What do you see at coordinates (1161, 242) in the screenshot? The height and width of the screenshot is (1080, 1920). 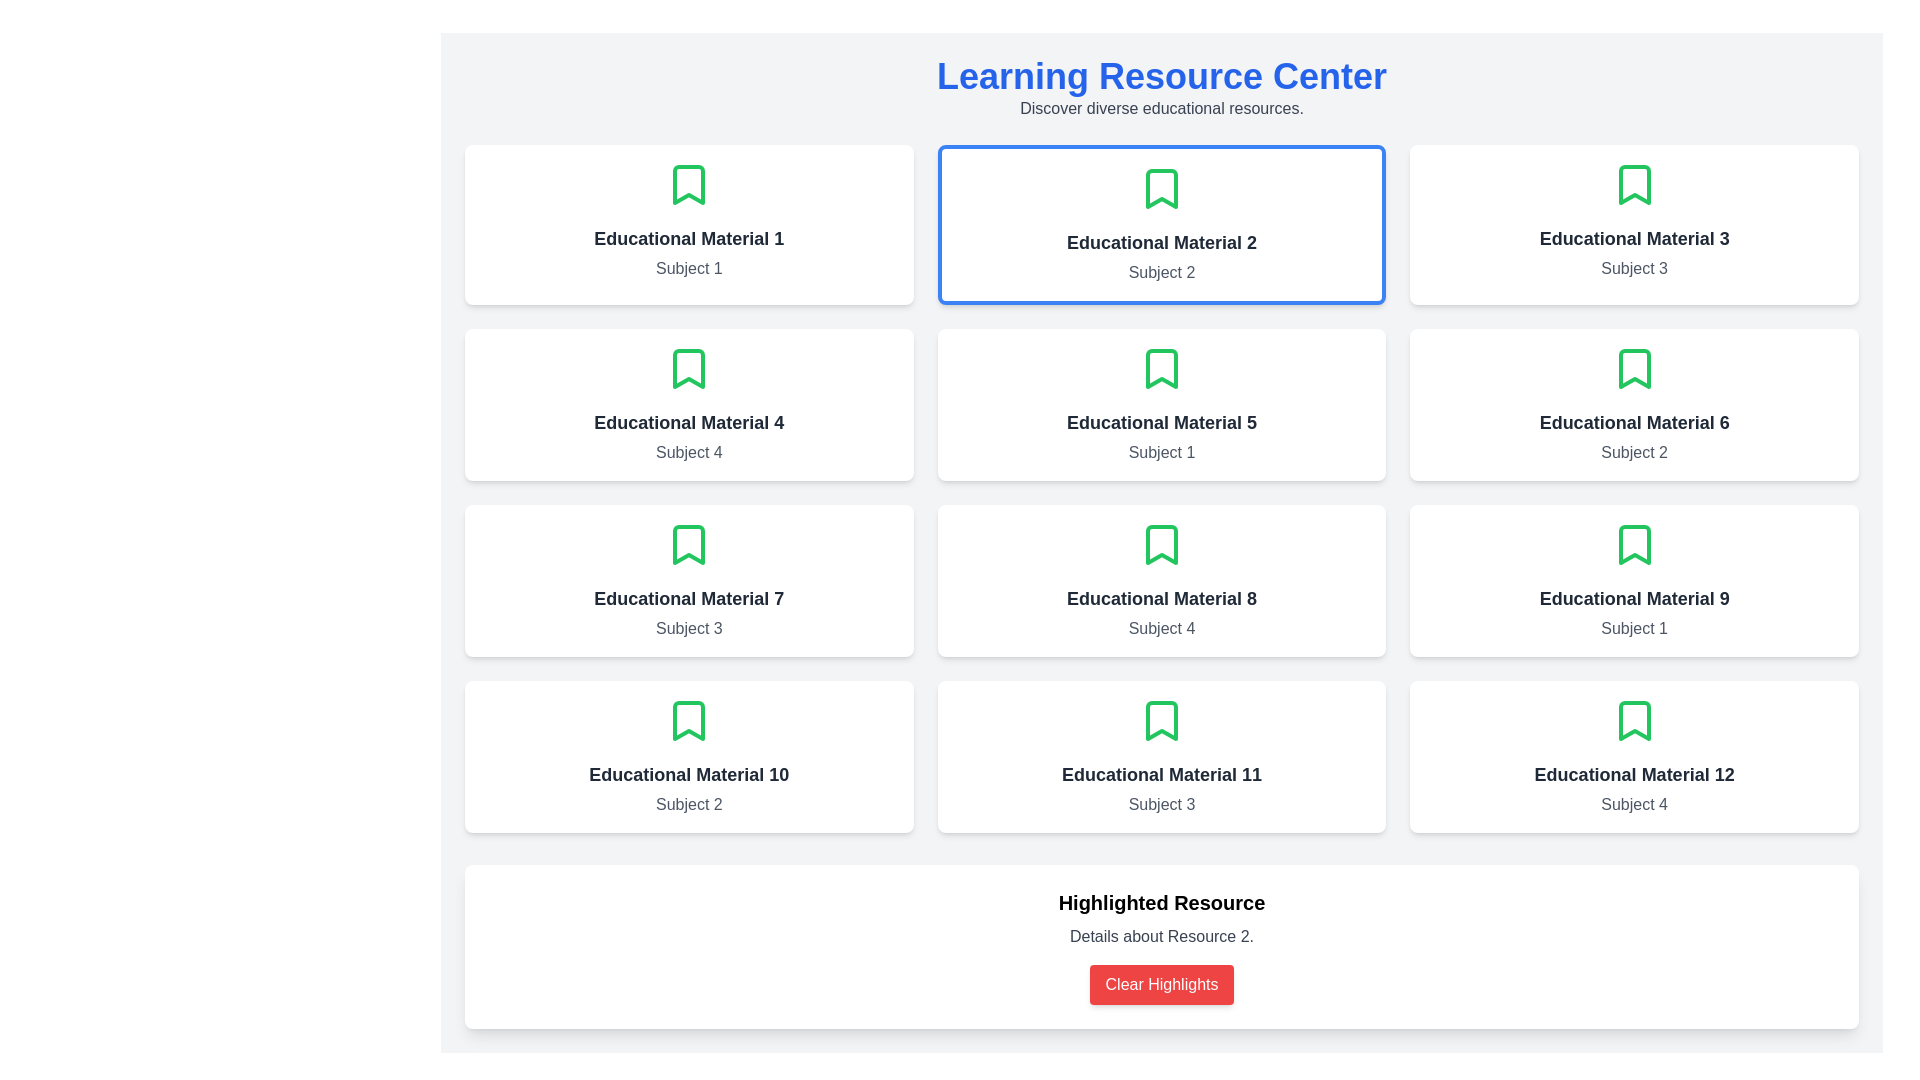 I see `the text block displaying 'Educational Material 2' which is located in the second card of the first row in the grid layout, positioned between the green bookmark icon and the text 'Subject 2'` at bounding box center [1161, 242].